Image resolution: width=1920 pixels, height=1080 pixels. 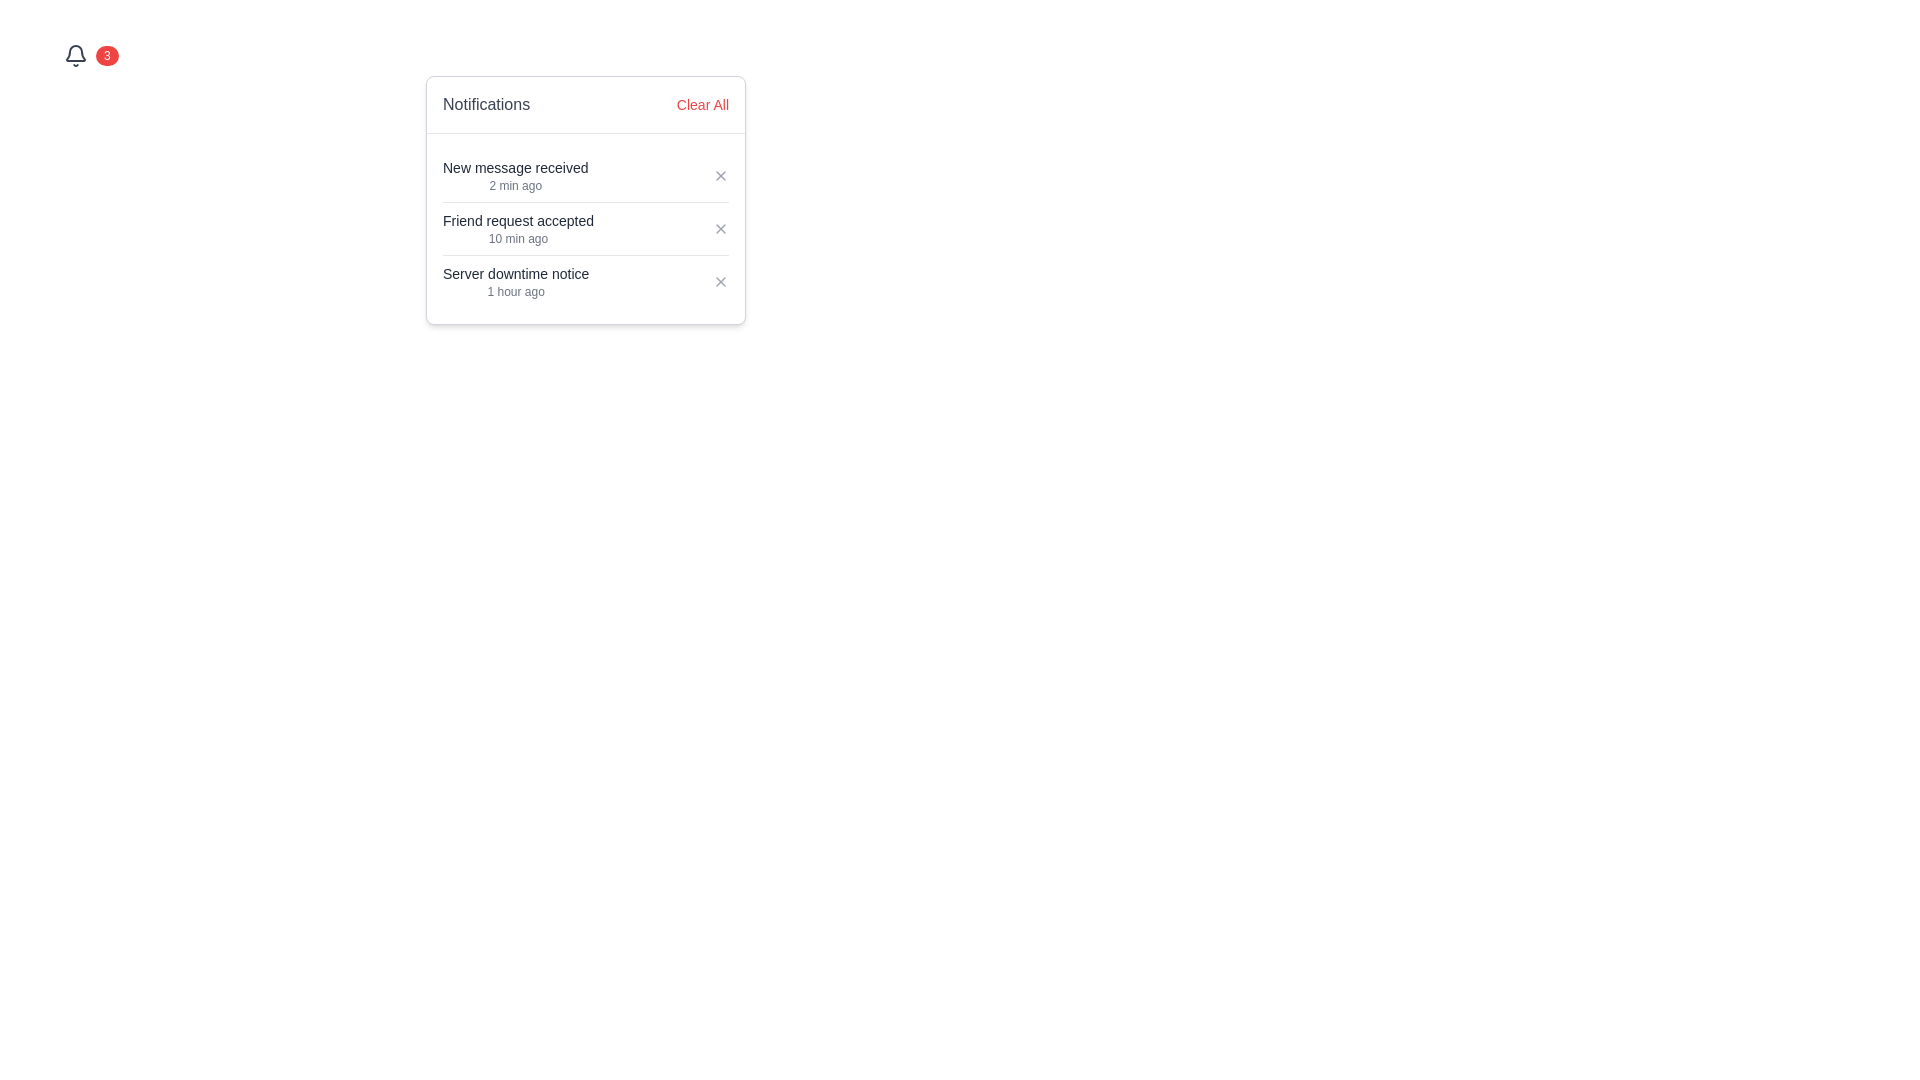 What do you see at coordinates (518, 238) in the screenshot?
I see `the text label displaying '10 min ago', which is located below the 'Friend request accepted' notification` at bounding box center [518, 238].